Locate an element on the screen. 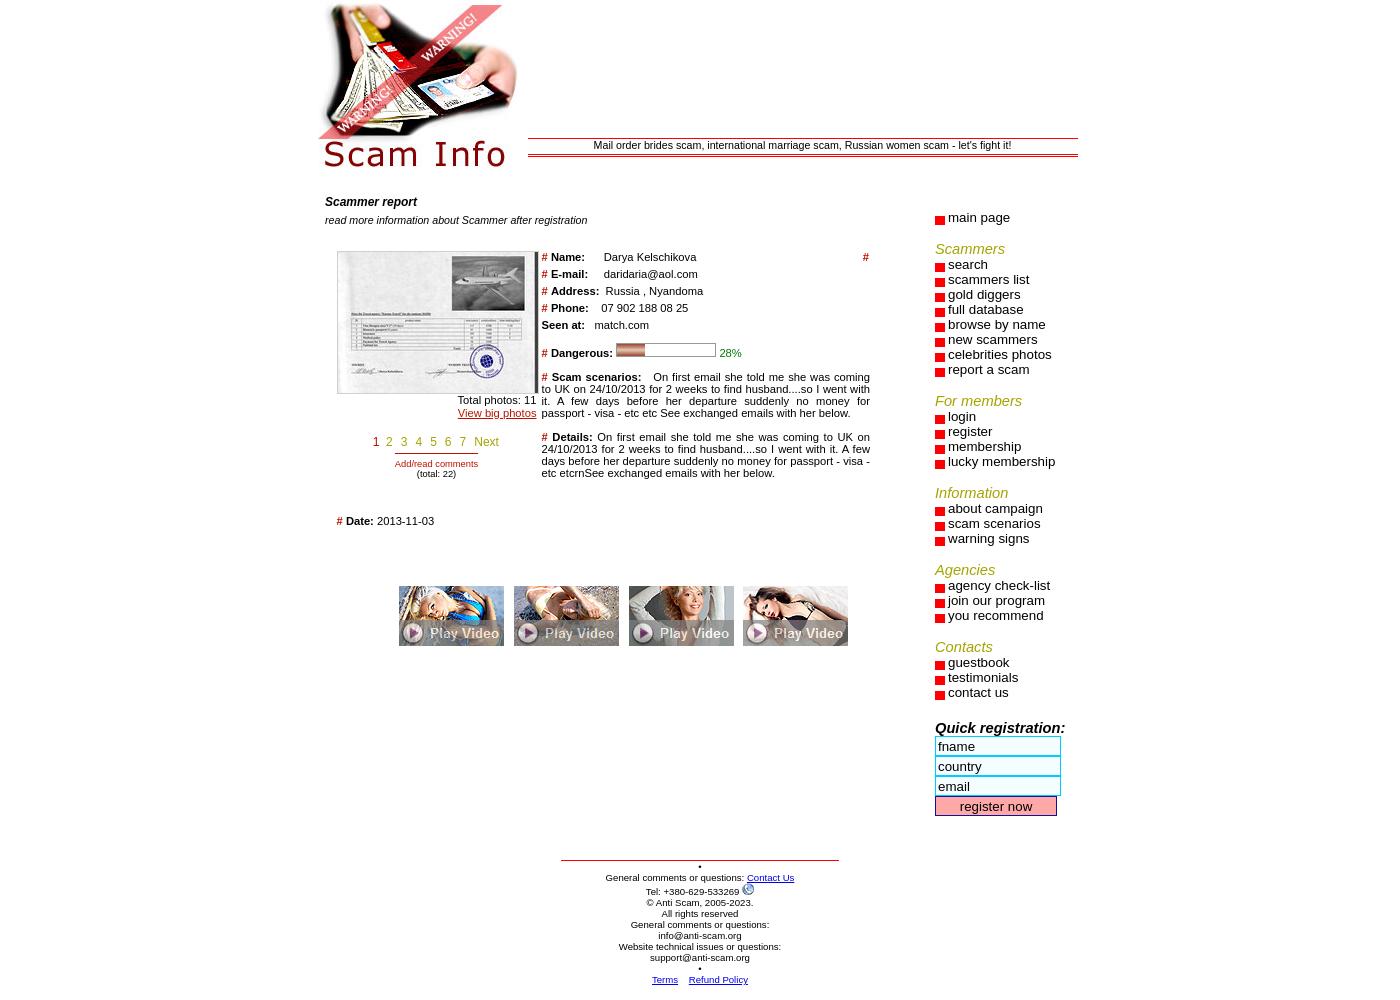 Image resolution: width=1400 pixels, height=1000 pixels. 'info@anti-scam.org' is located at coordinates (699, 935).